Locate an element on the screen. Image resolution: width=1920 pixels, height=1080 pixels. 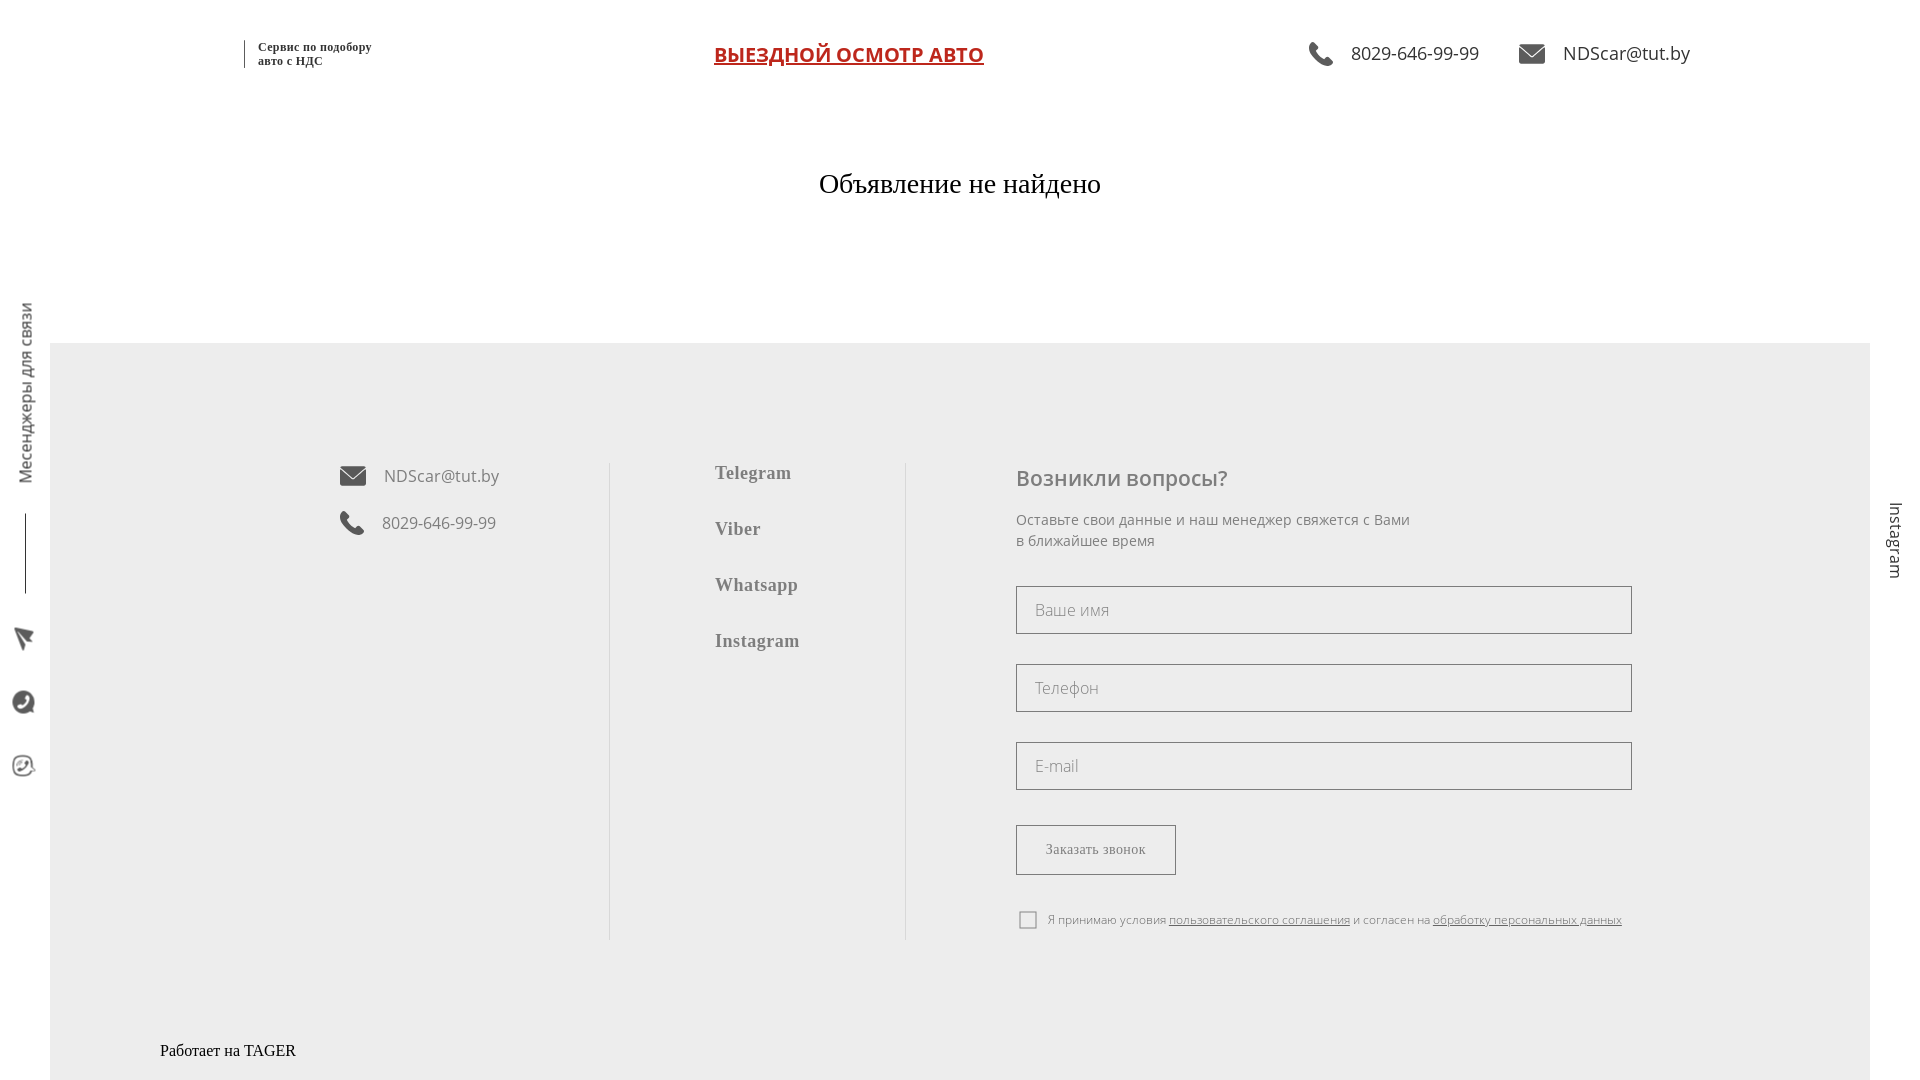
'Whatsapp' is located at coordinates (755, 583).